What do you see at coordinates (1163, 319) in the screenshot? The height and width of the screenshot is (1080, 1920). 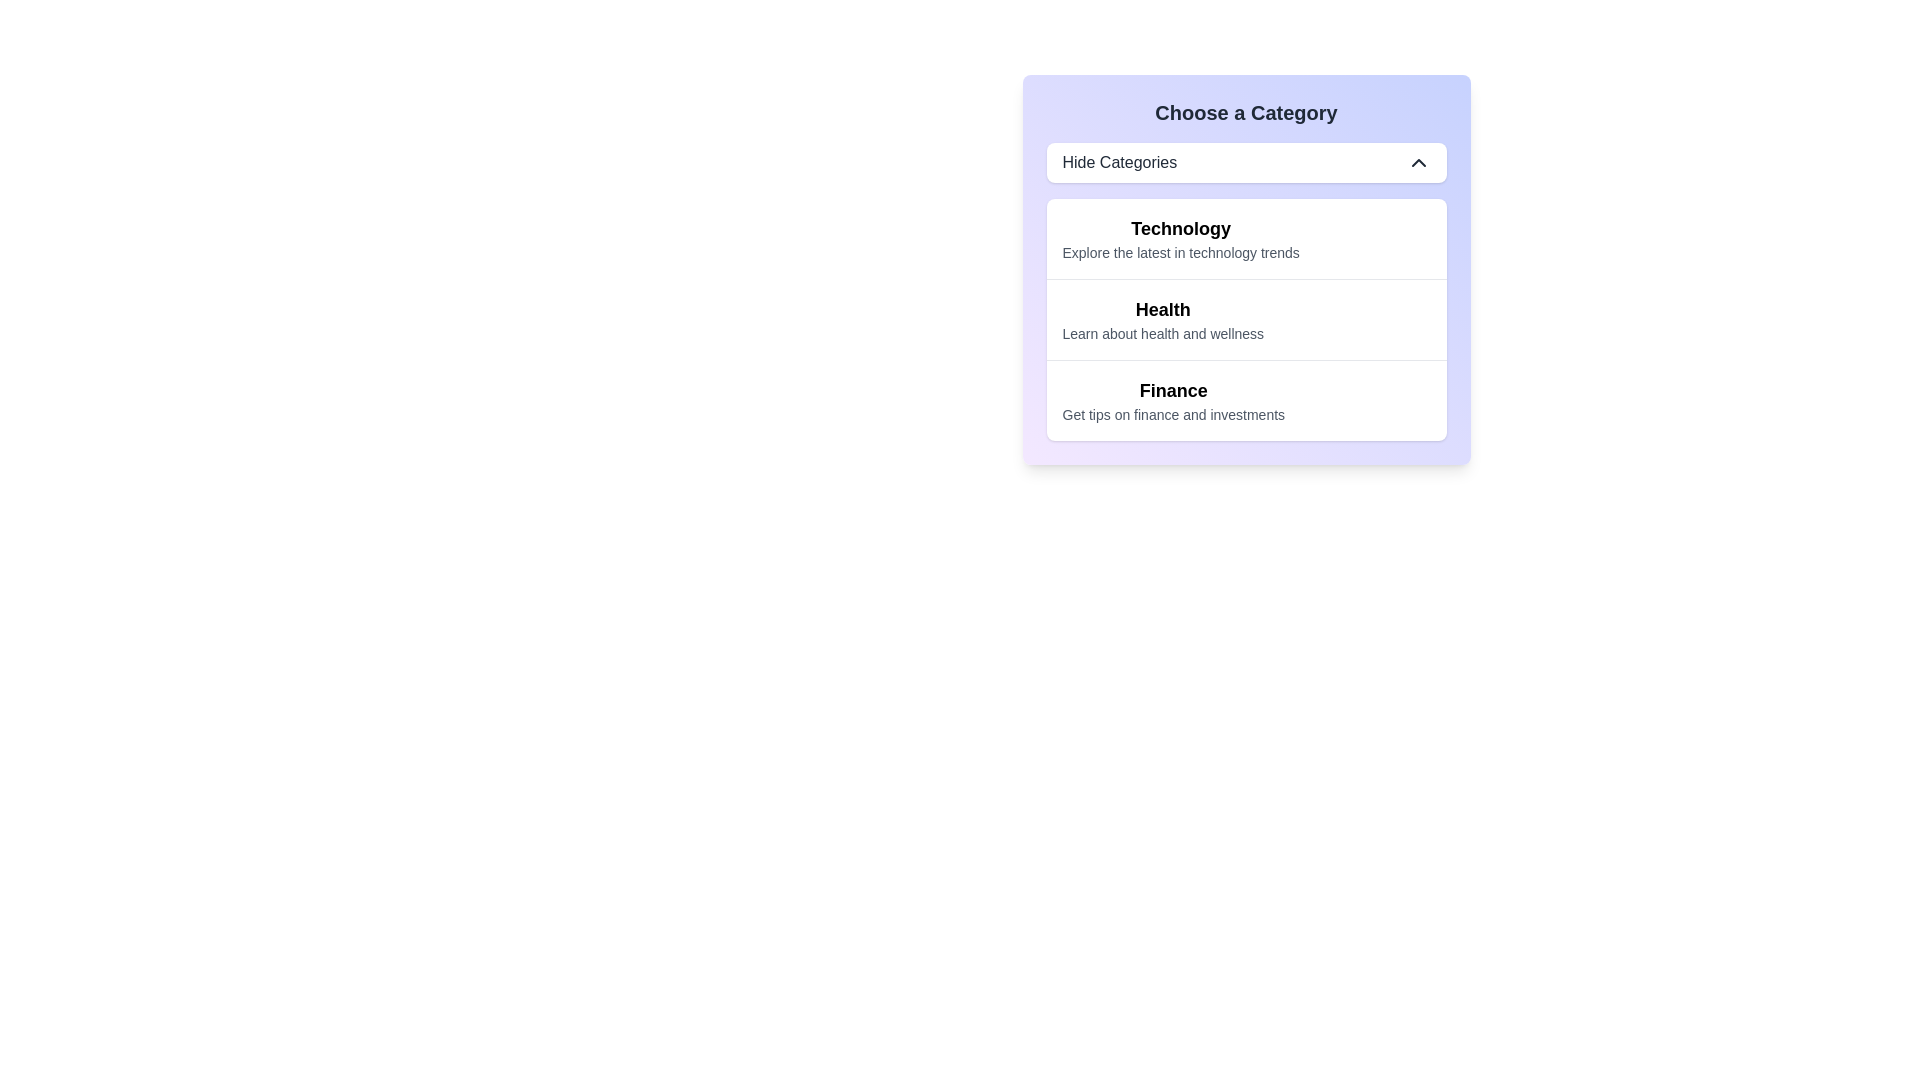 I see `the 'Health' category list item, which features a bold title 'Health' and a smaller description 'Learn about health and wellness', positioned centrally in the list below 'Technology' and above 'Finance'` at bounding box center [1163, 319].